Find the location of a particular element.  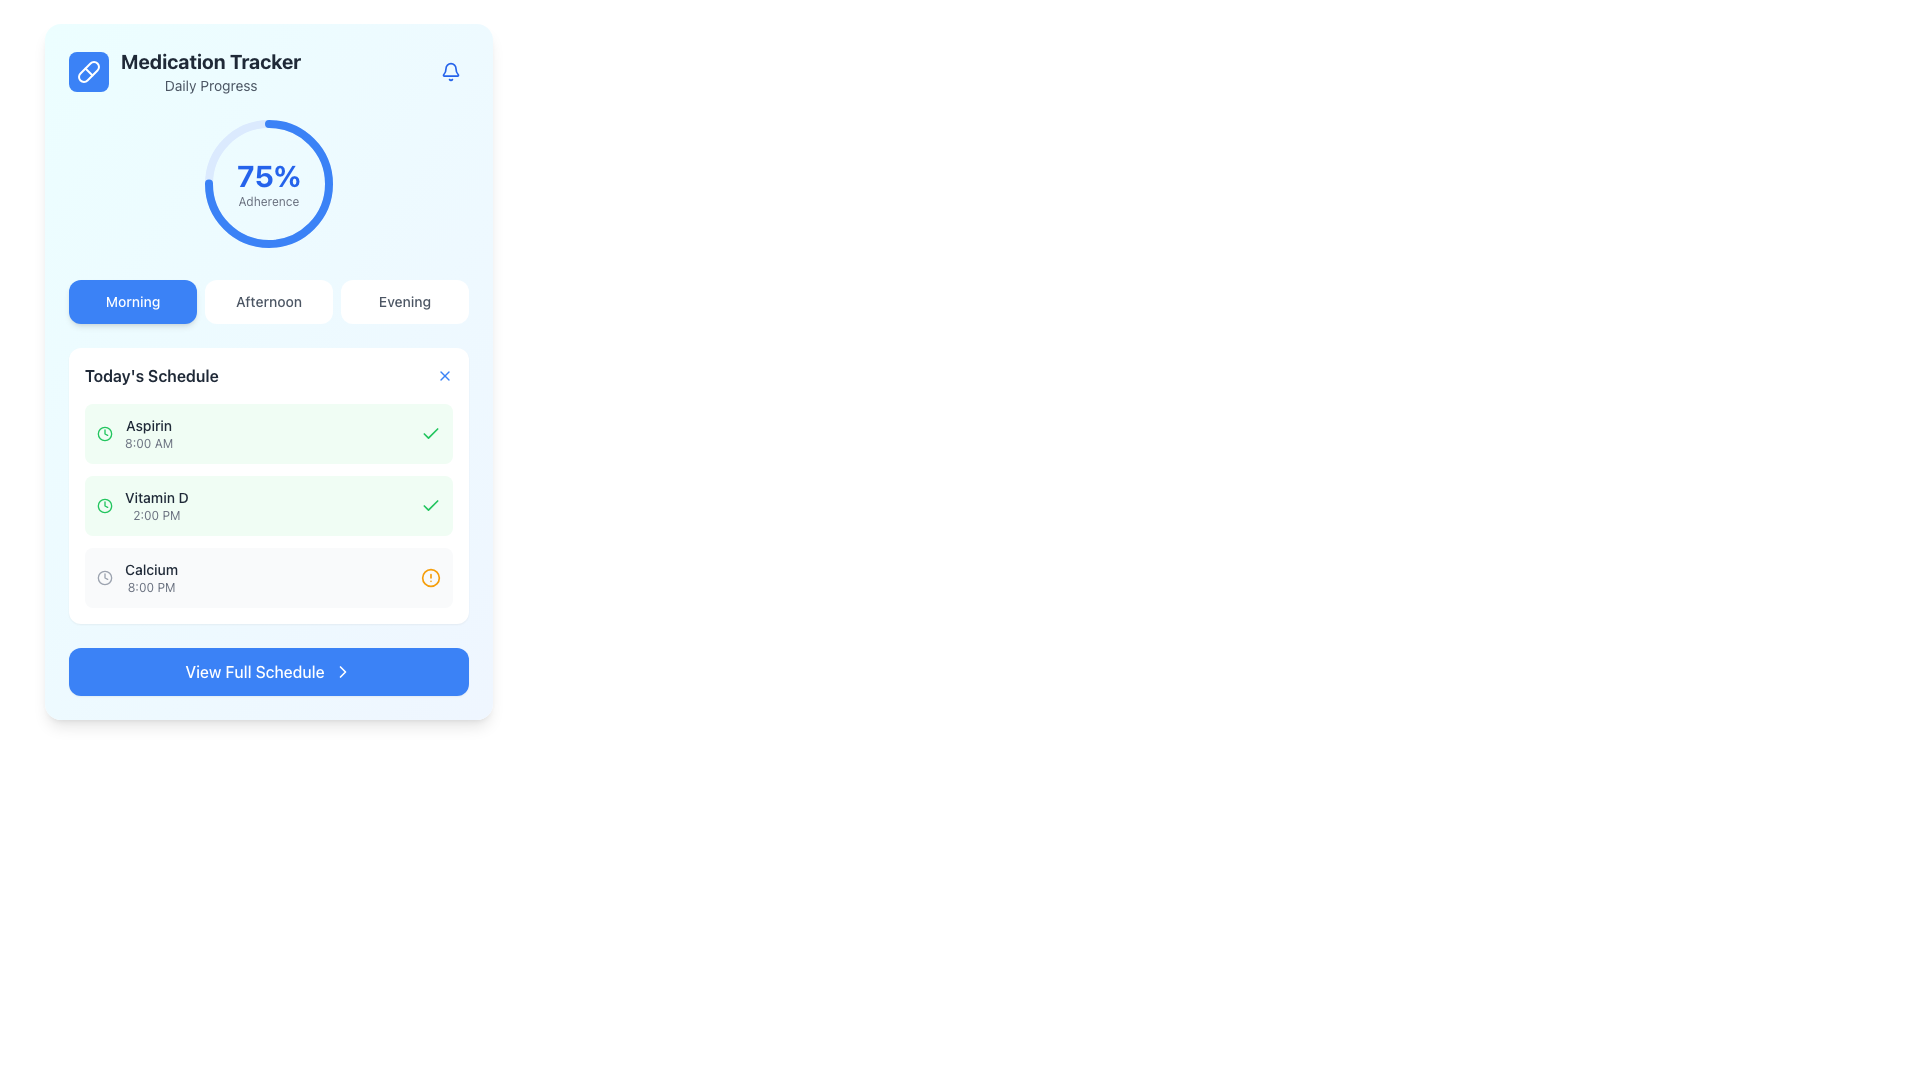

the small circular clock icon with a green outline and a white background, positioned to the left of the text 'Vitamin D 2:00 PM' in the second row of the schedule list is located at coordinates (104, 504).